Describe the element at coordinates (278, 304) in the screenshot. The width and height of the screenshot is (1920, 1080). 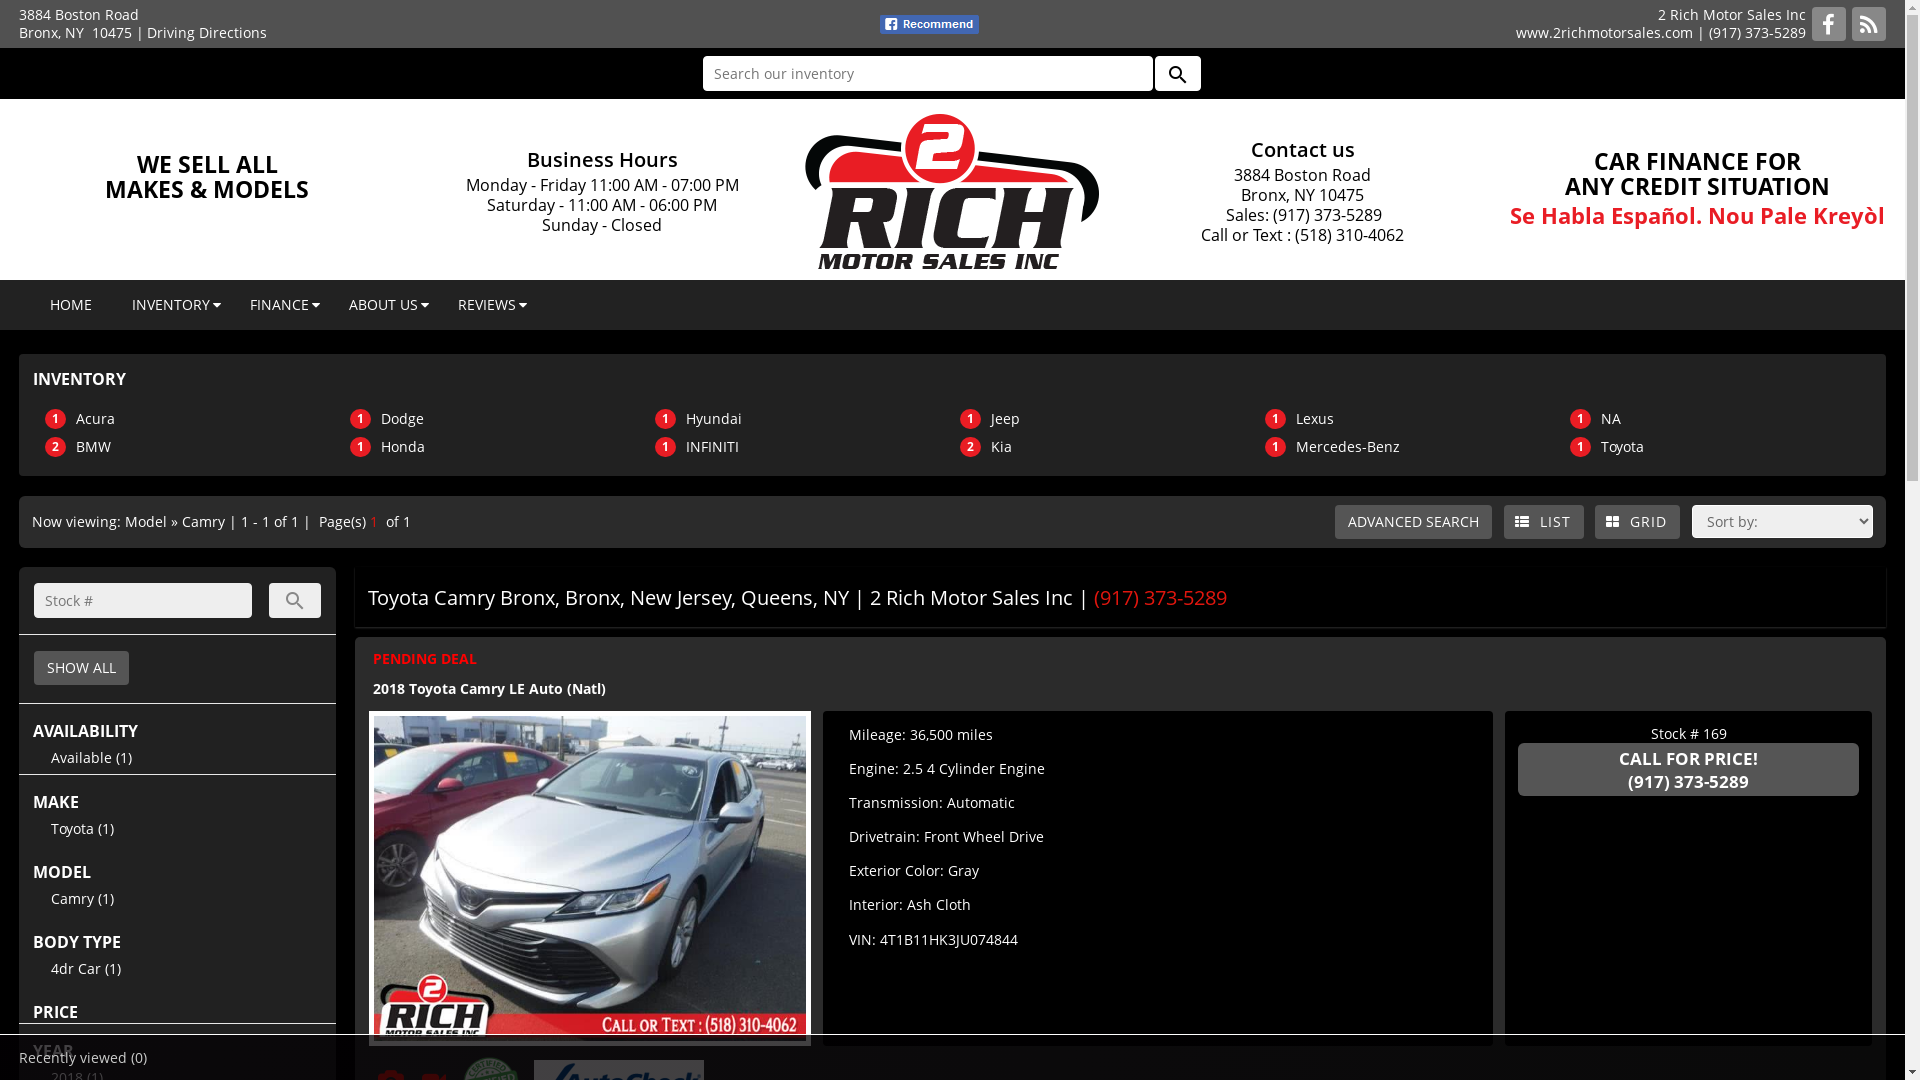
I see `'FINANCE'` at that location.